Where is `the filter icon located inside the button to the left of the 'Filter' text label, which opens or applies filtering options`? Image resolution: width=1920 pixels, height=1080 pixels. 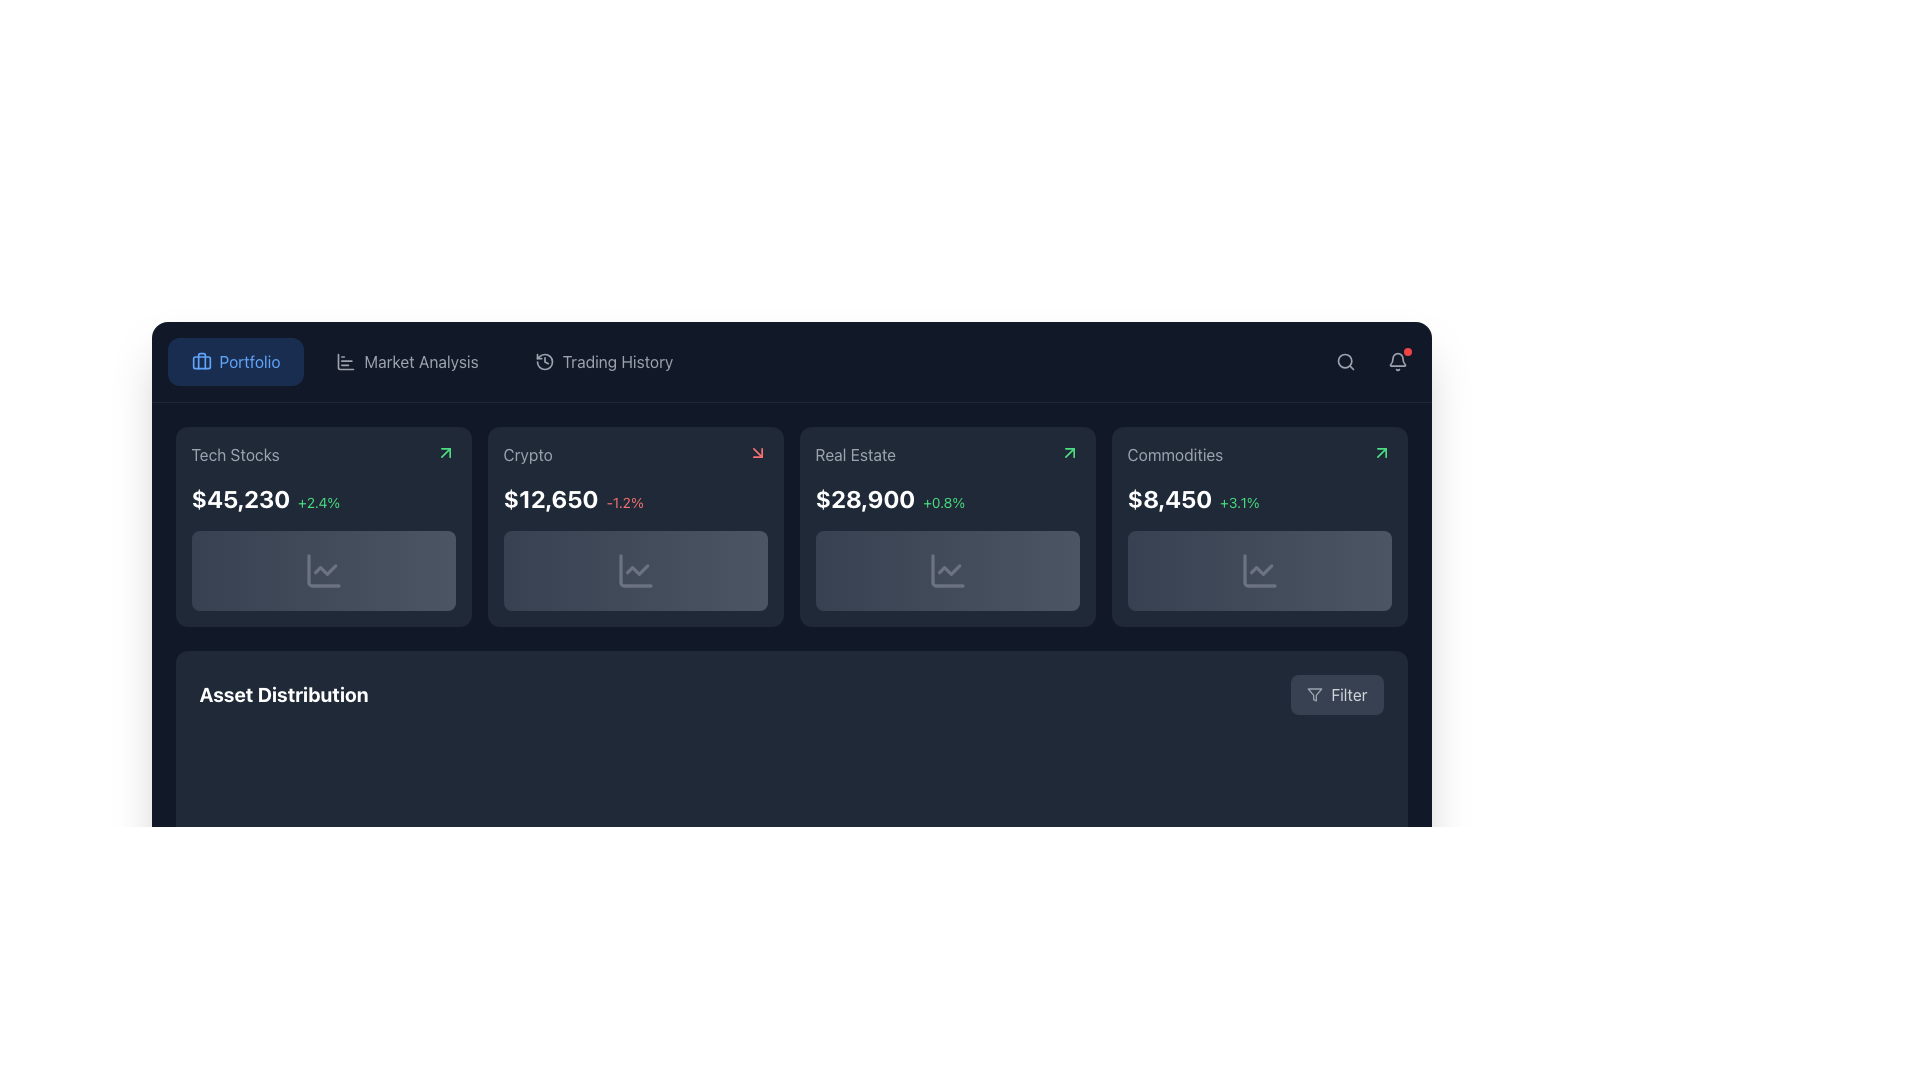 the filter icon located inside the button to the left of the 'Filter' text label, which opens or applies filtering options is located at coordinates (1315, 693).